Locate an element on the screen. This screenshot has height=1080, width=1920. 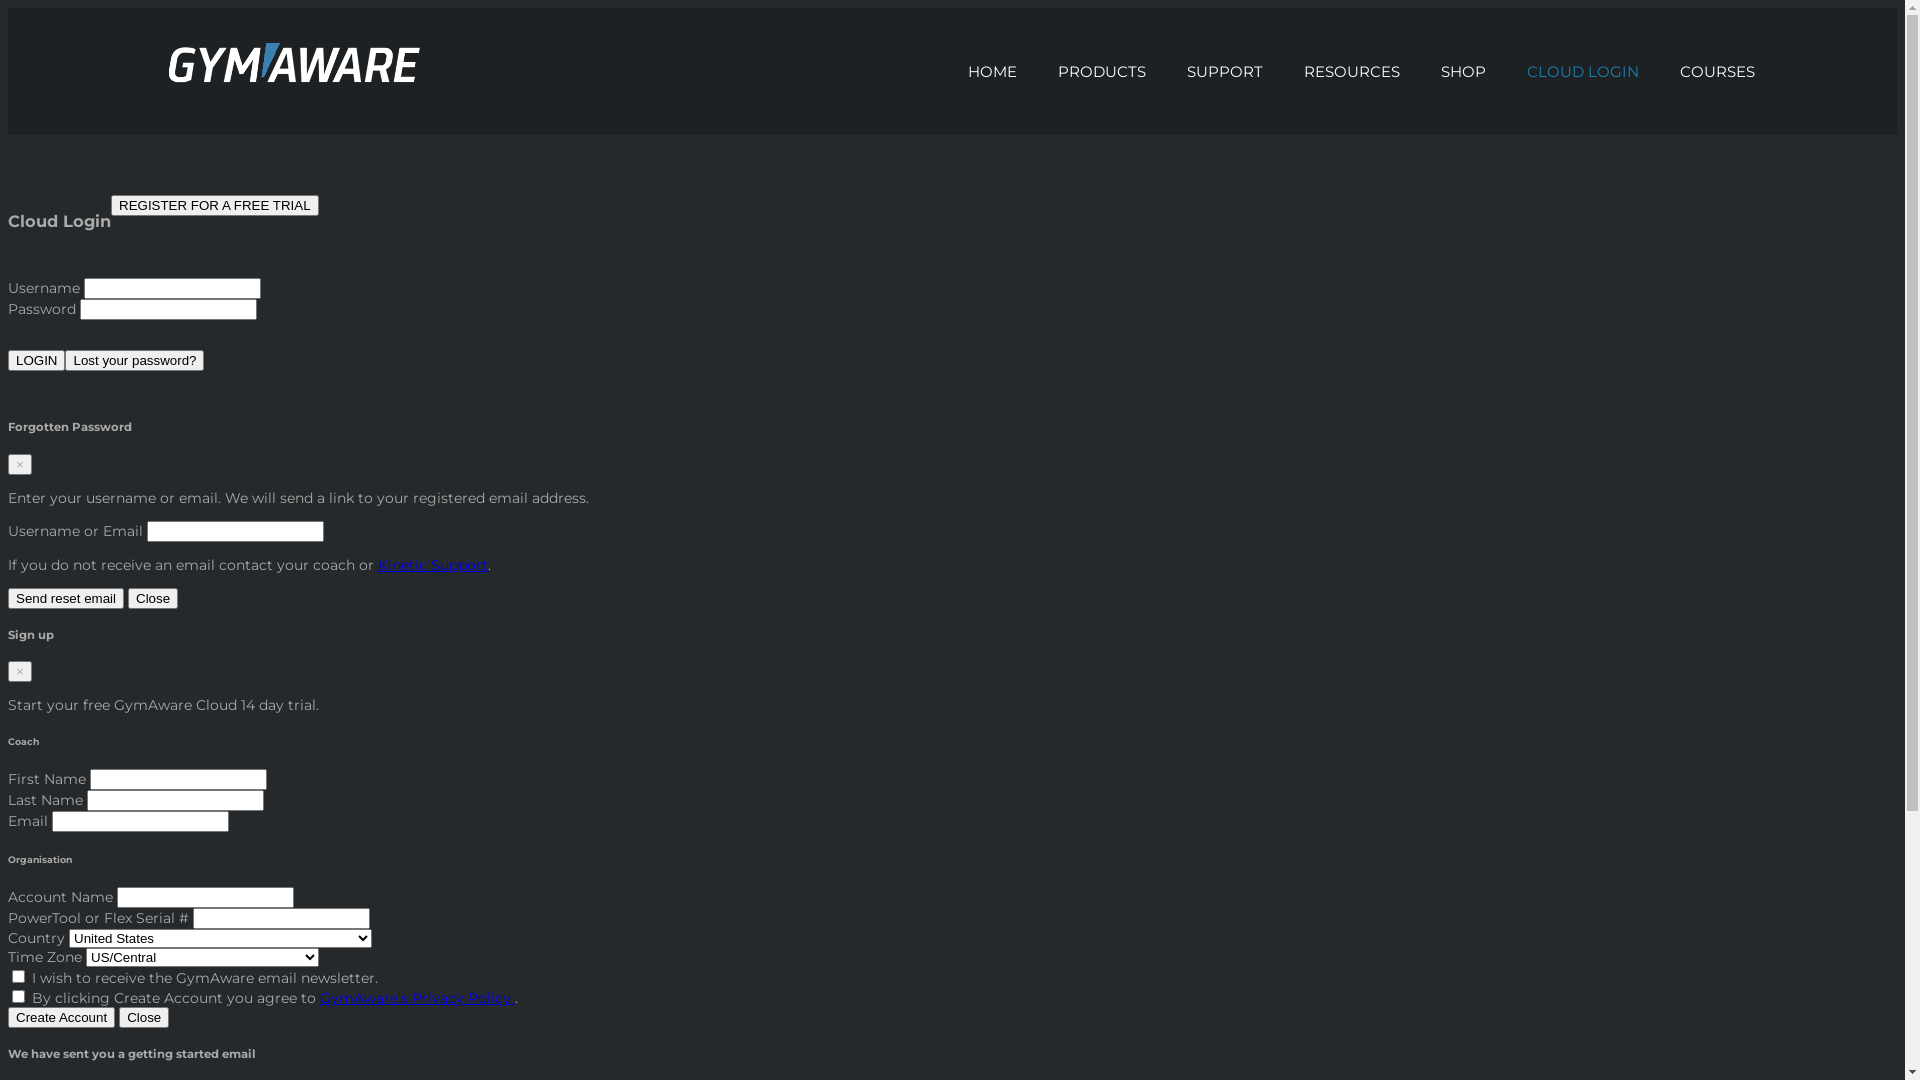
'REGISTER FOR A FREE TRIAL' is located at coordinates (215, 205).